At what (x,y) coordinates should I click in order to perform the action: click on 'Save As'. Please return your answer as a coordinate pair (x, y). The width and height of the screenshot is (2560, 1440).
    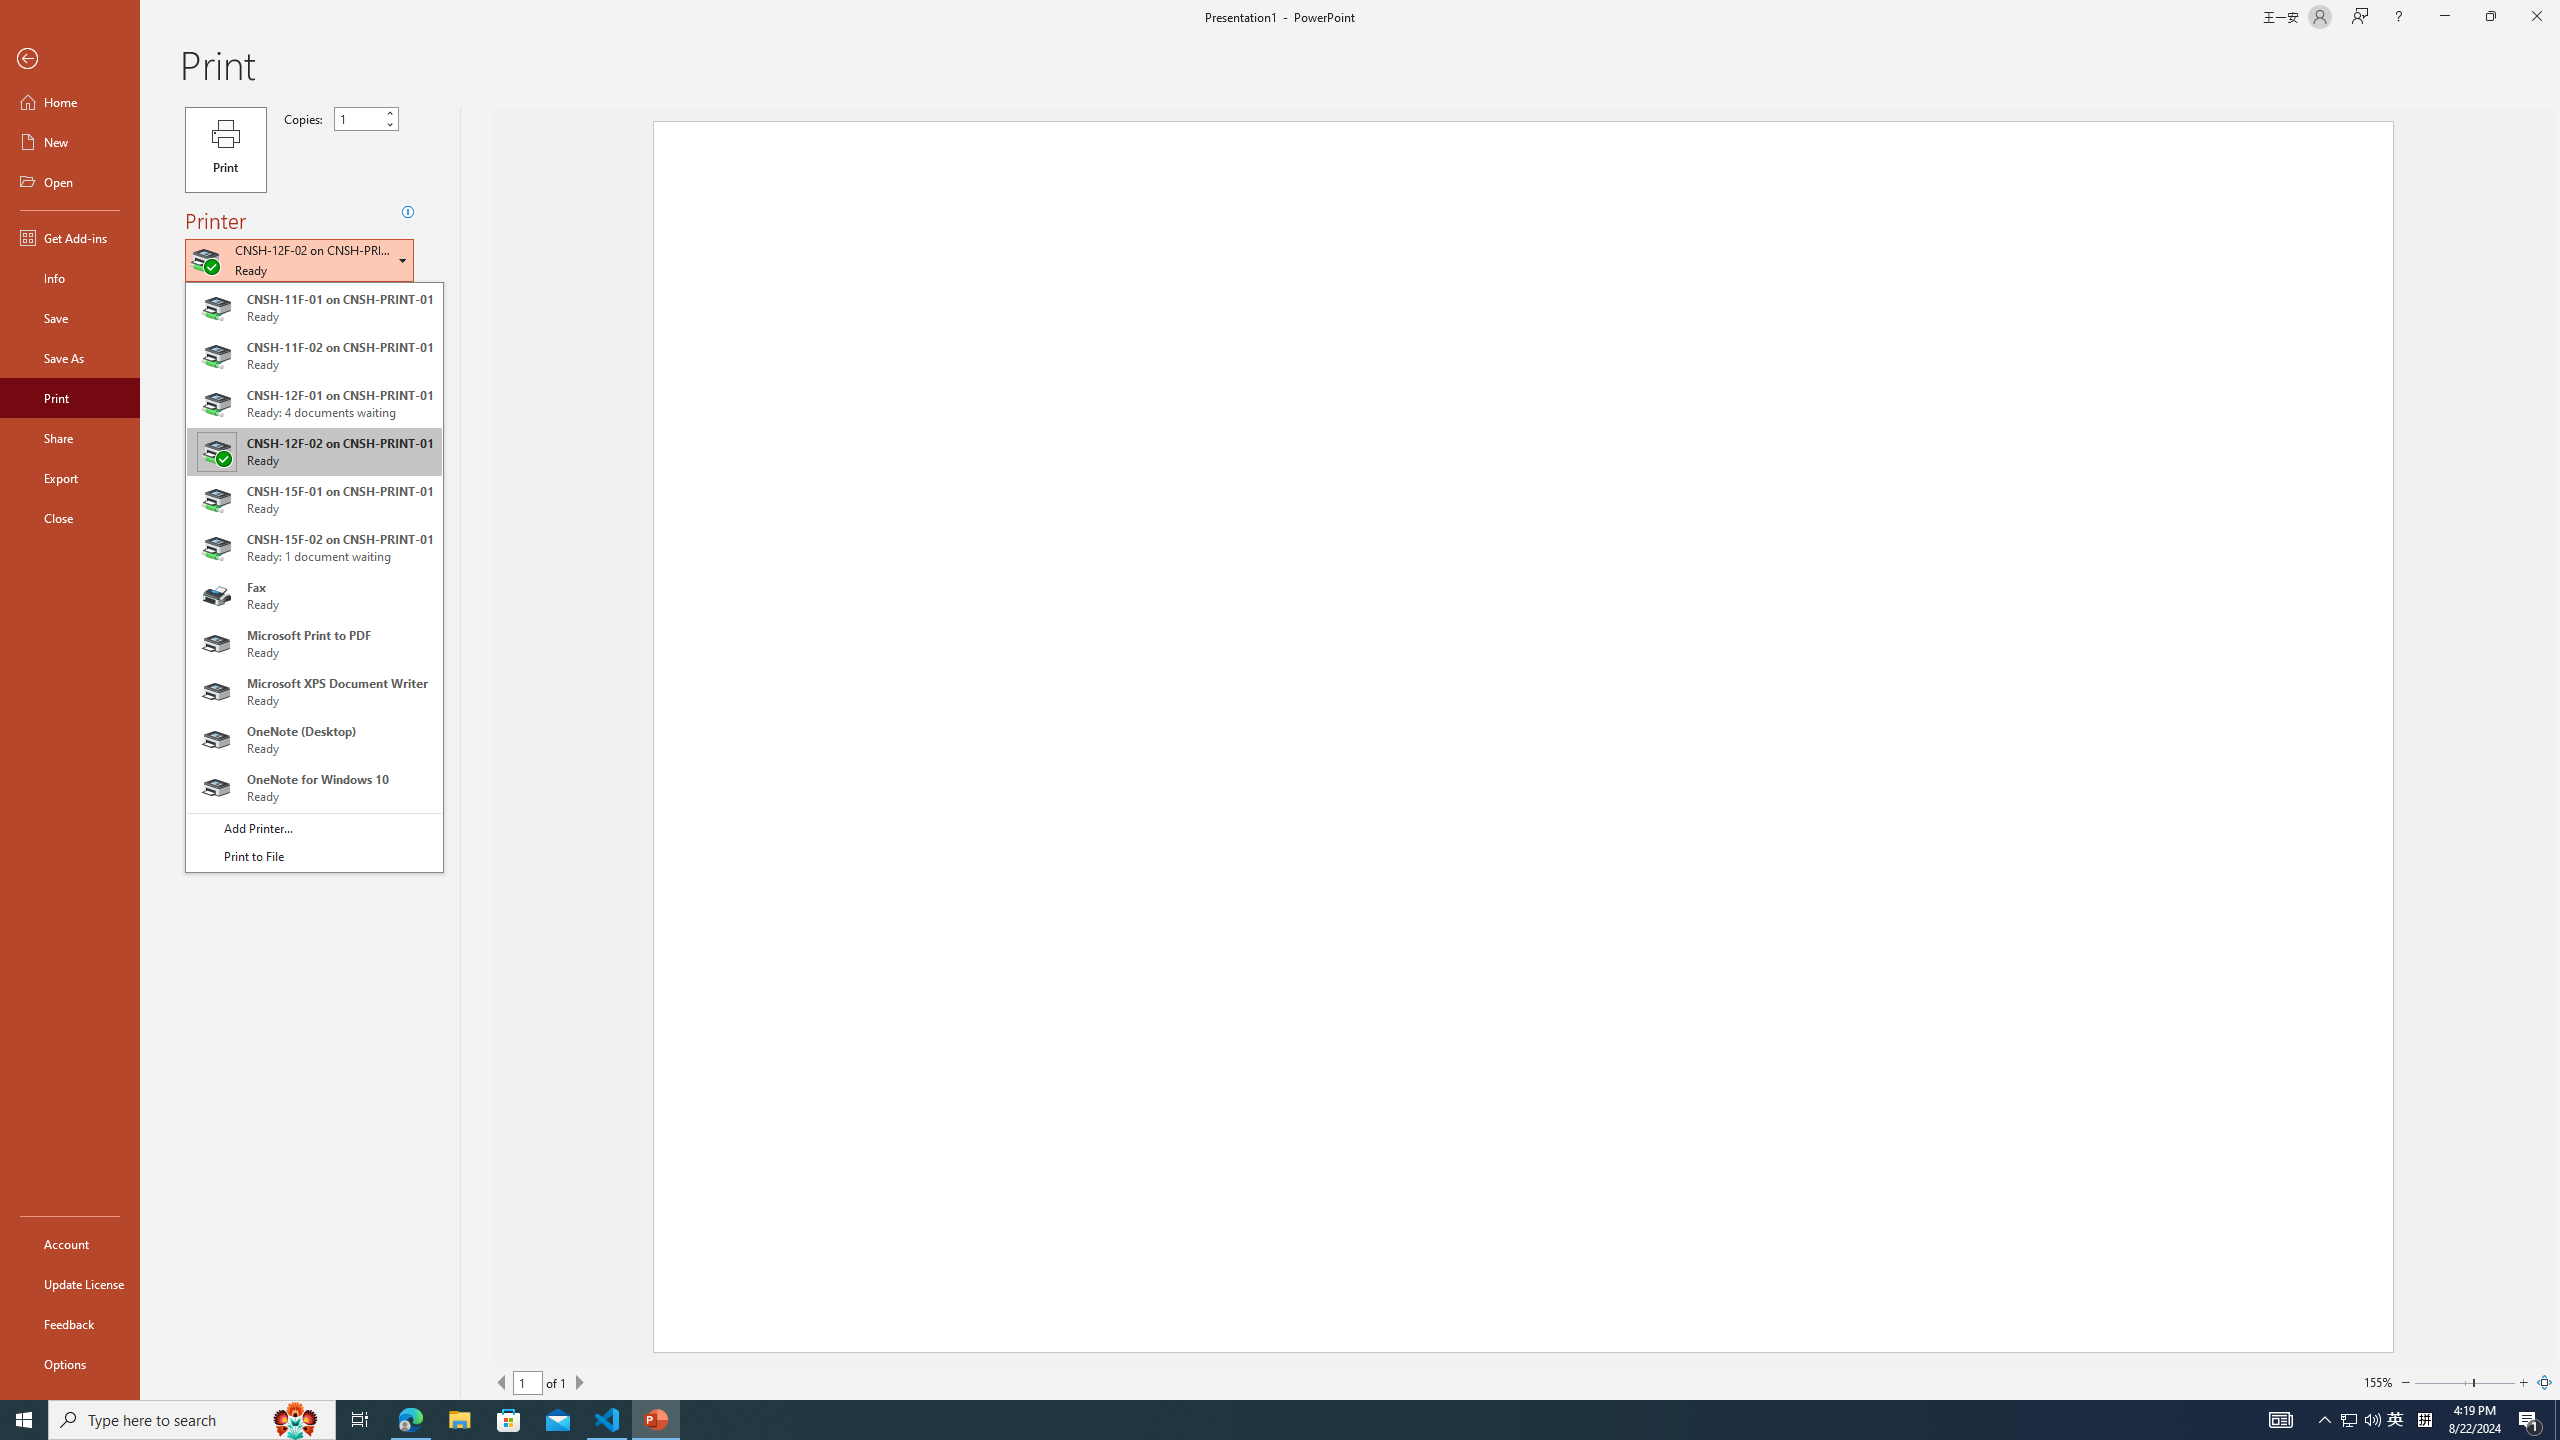
    Looking at the image, I should click on (69, 356).